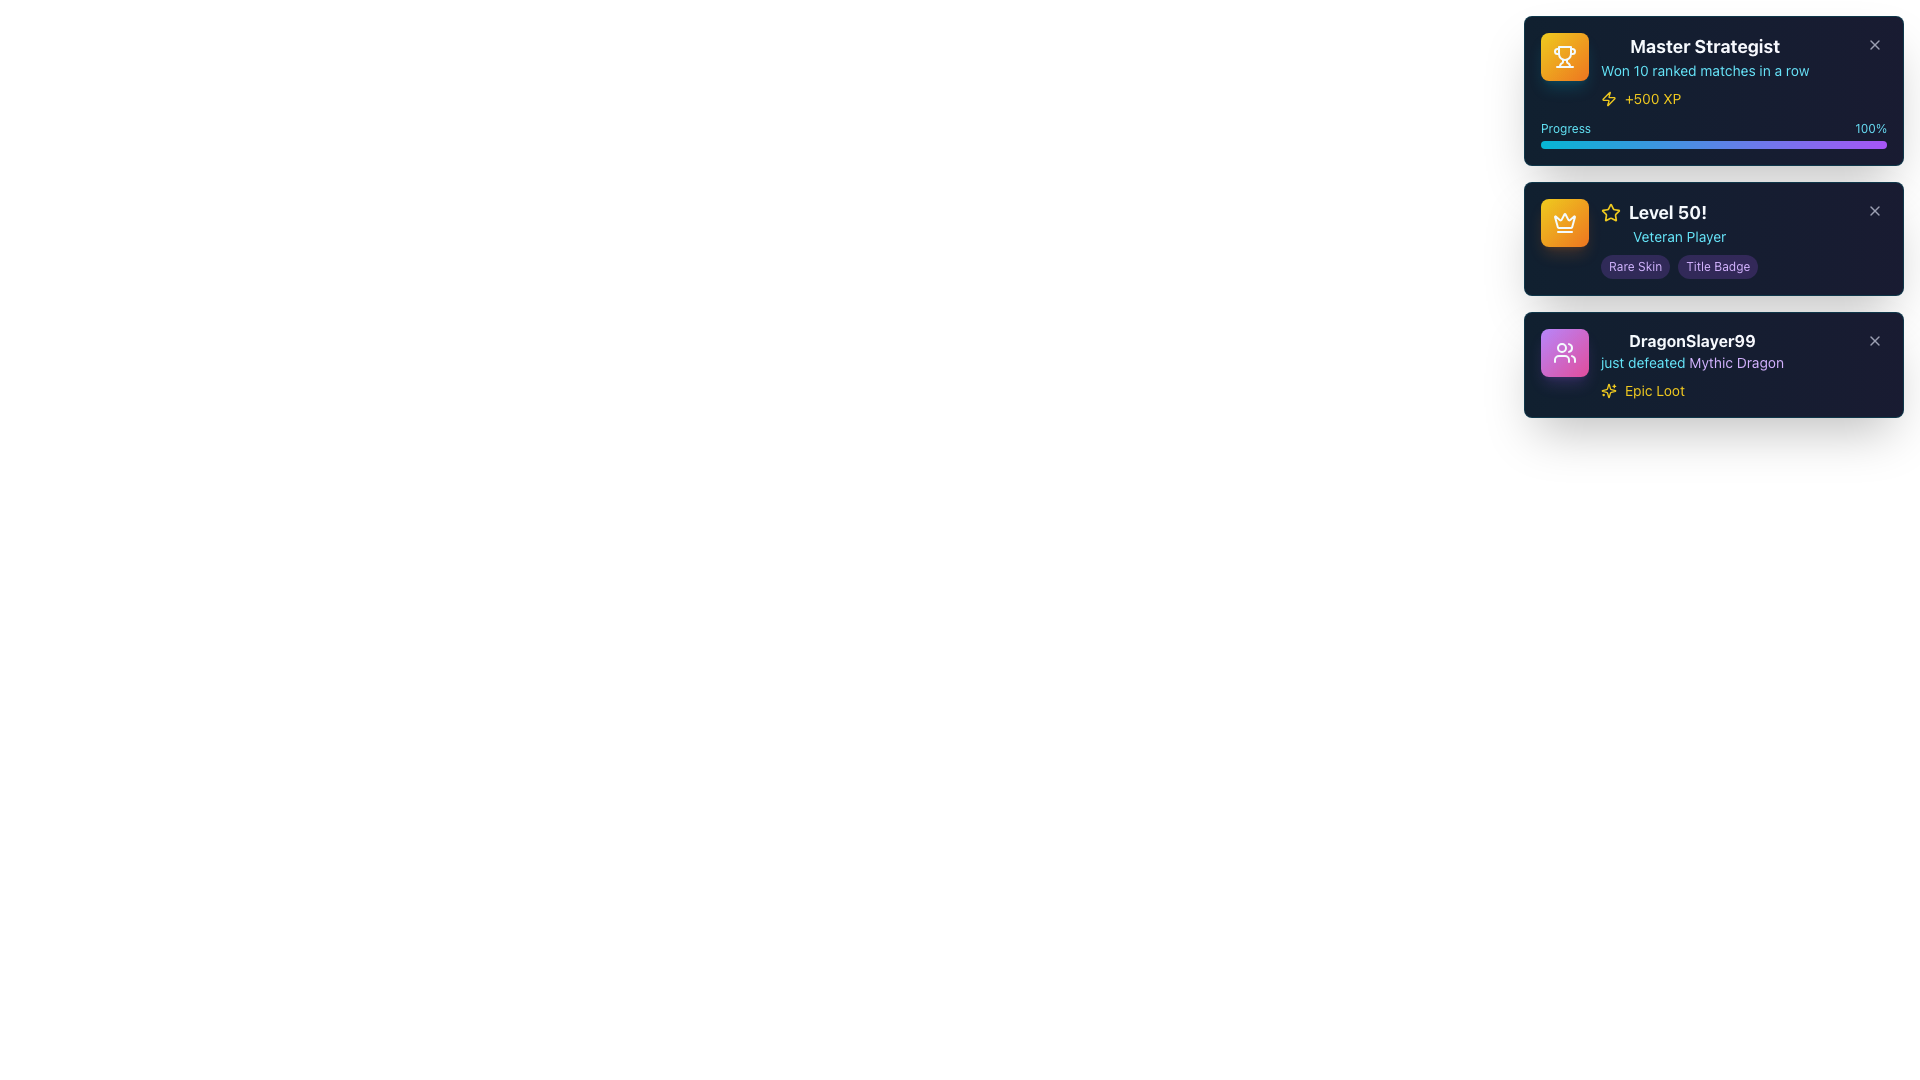  I want to click on the Notification Card that displays a user achievement with a bold username on a dark background, which is the last item in a vertically-stacked list of notifications, so click(1662, 365).